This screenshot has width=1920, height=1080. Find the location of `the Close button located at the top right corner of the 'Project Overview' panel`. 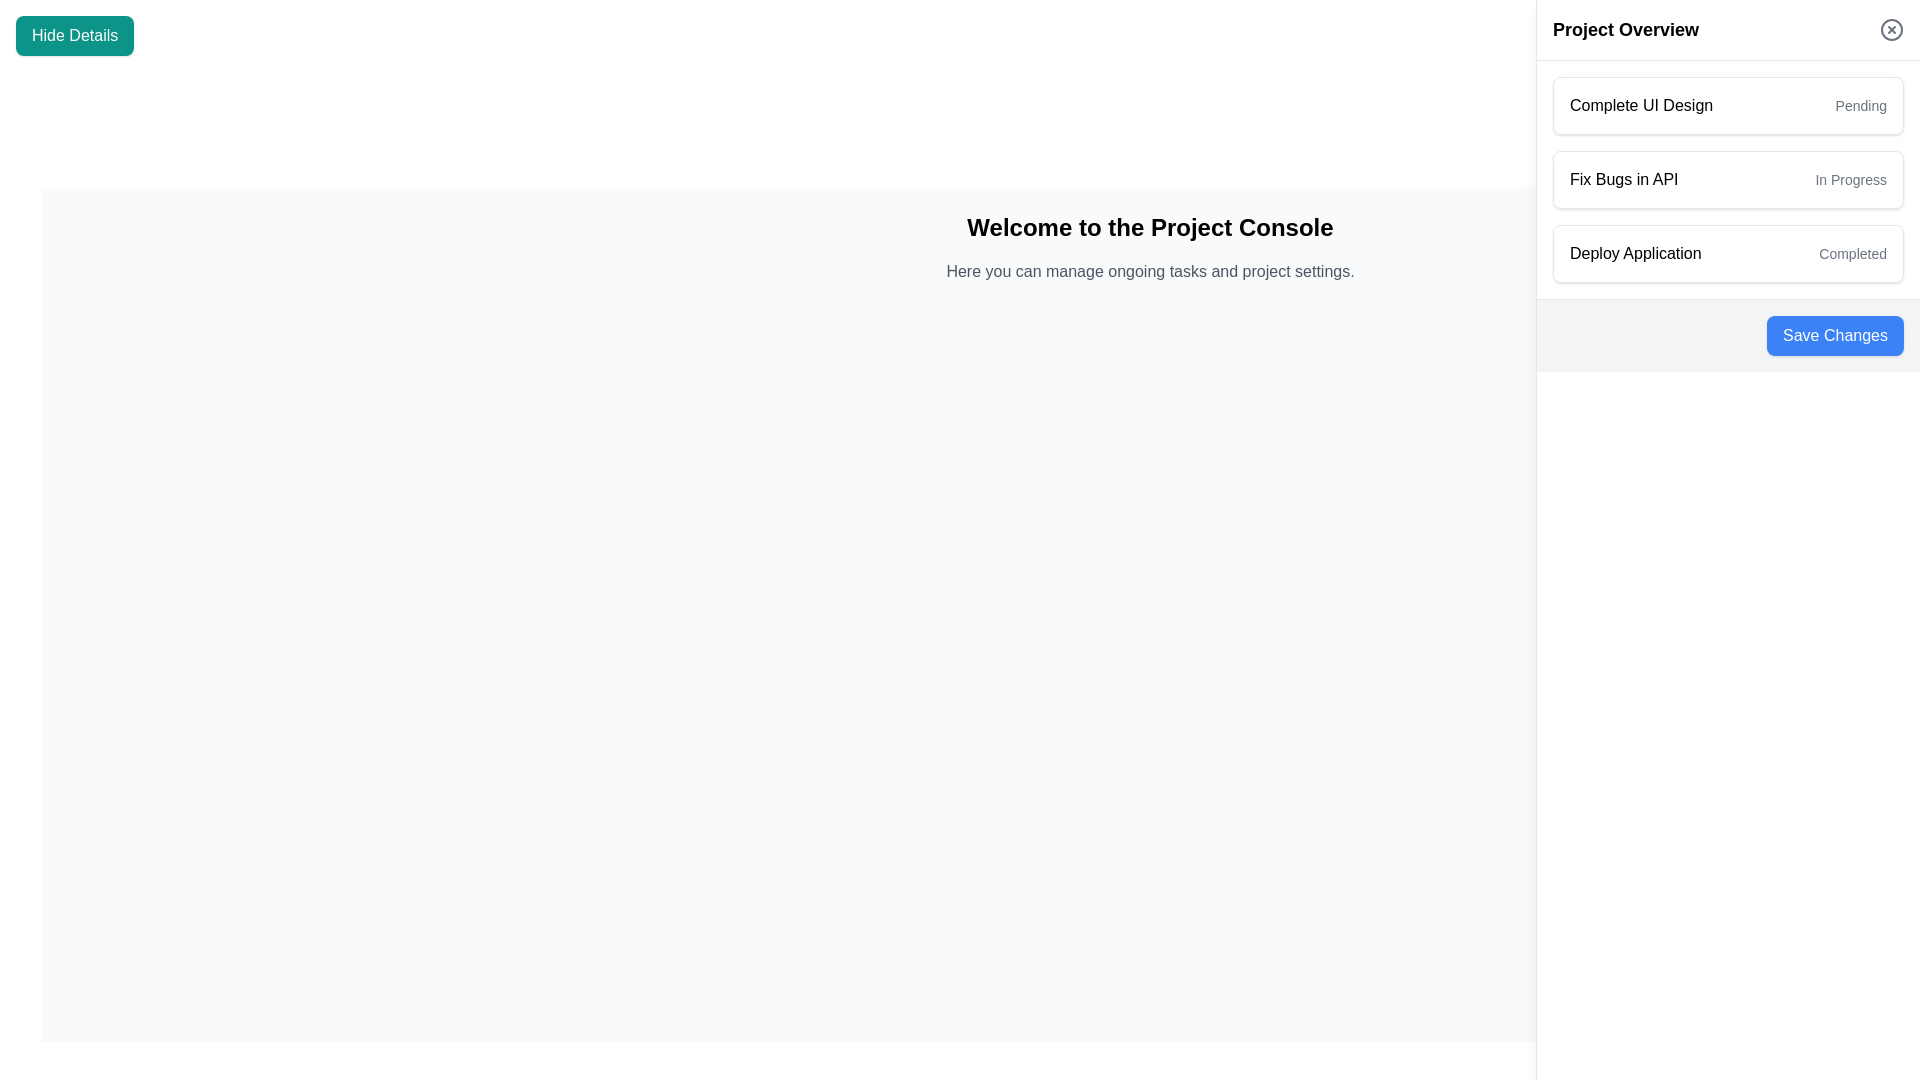

the Close button located at the top right corner of the 'Project Overview' panel is located at coordinates (1890, 30).